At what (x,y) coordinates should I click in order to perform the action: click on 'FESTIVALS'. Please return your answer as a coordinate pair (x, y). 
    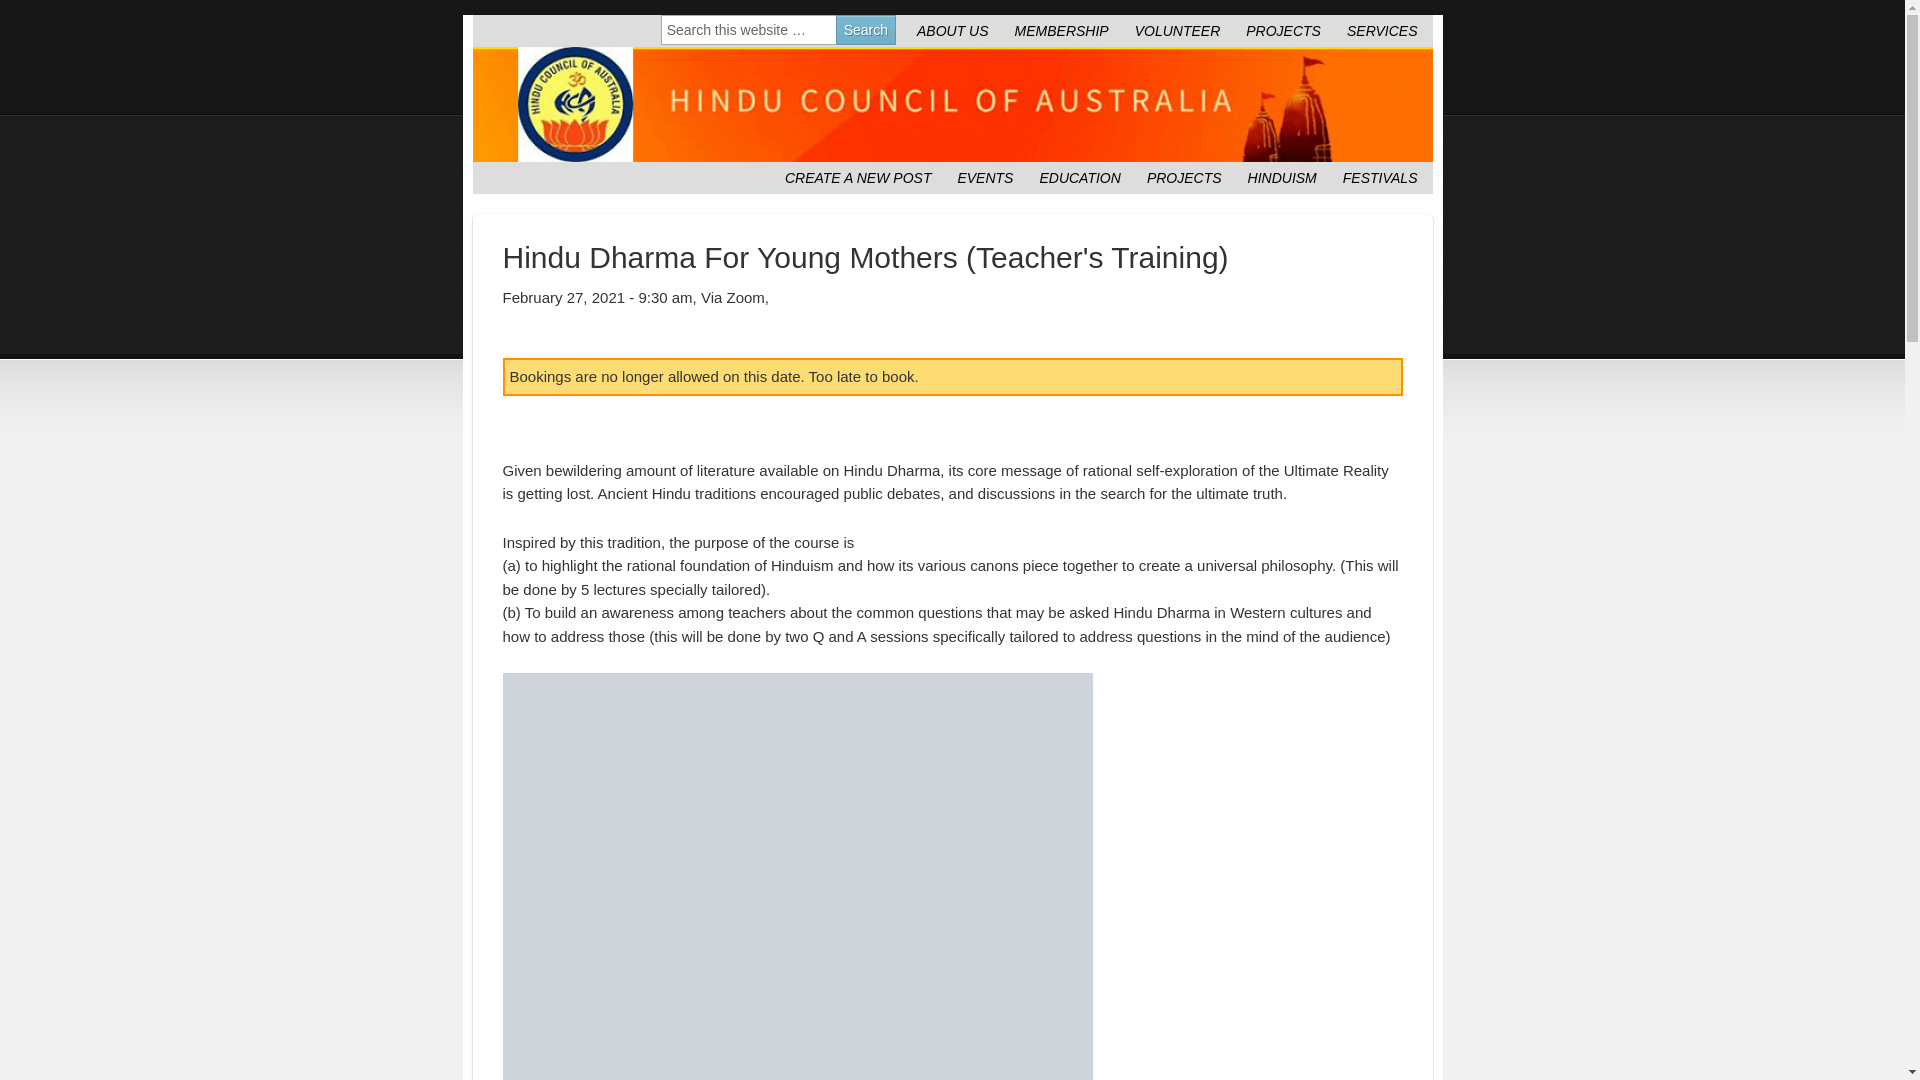
    Looking at the image, I should click on (1379, 176).